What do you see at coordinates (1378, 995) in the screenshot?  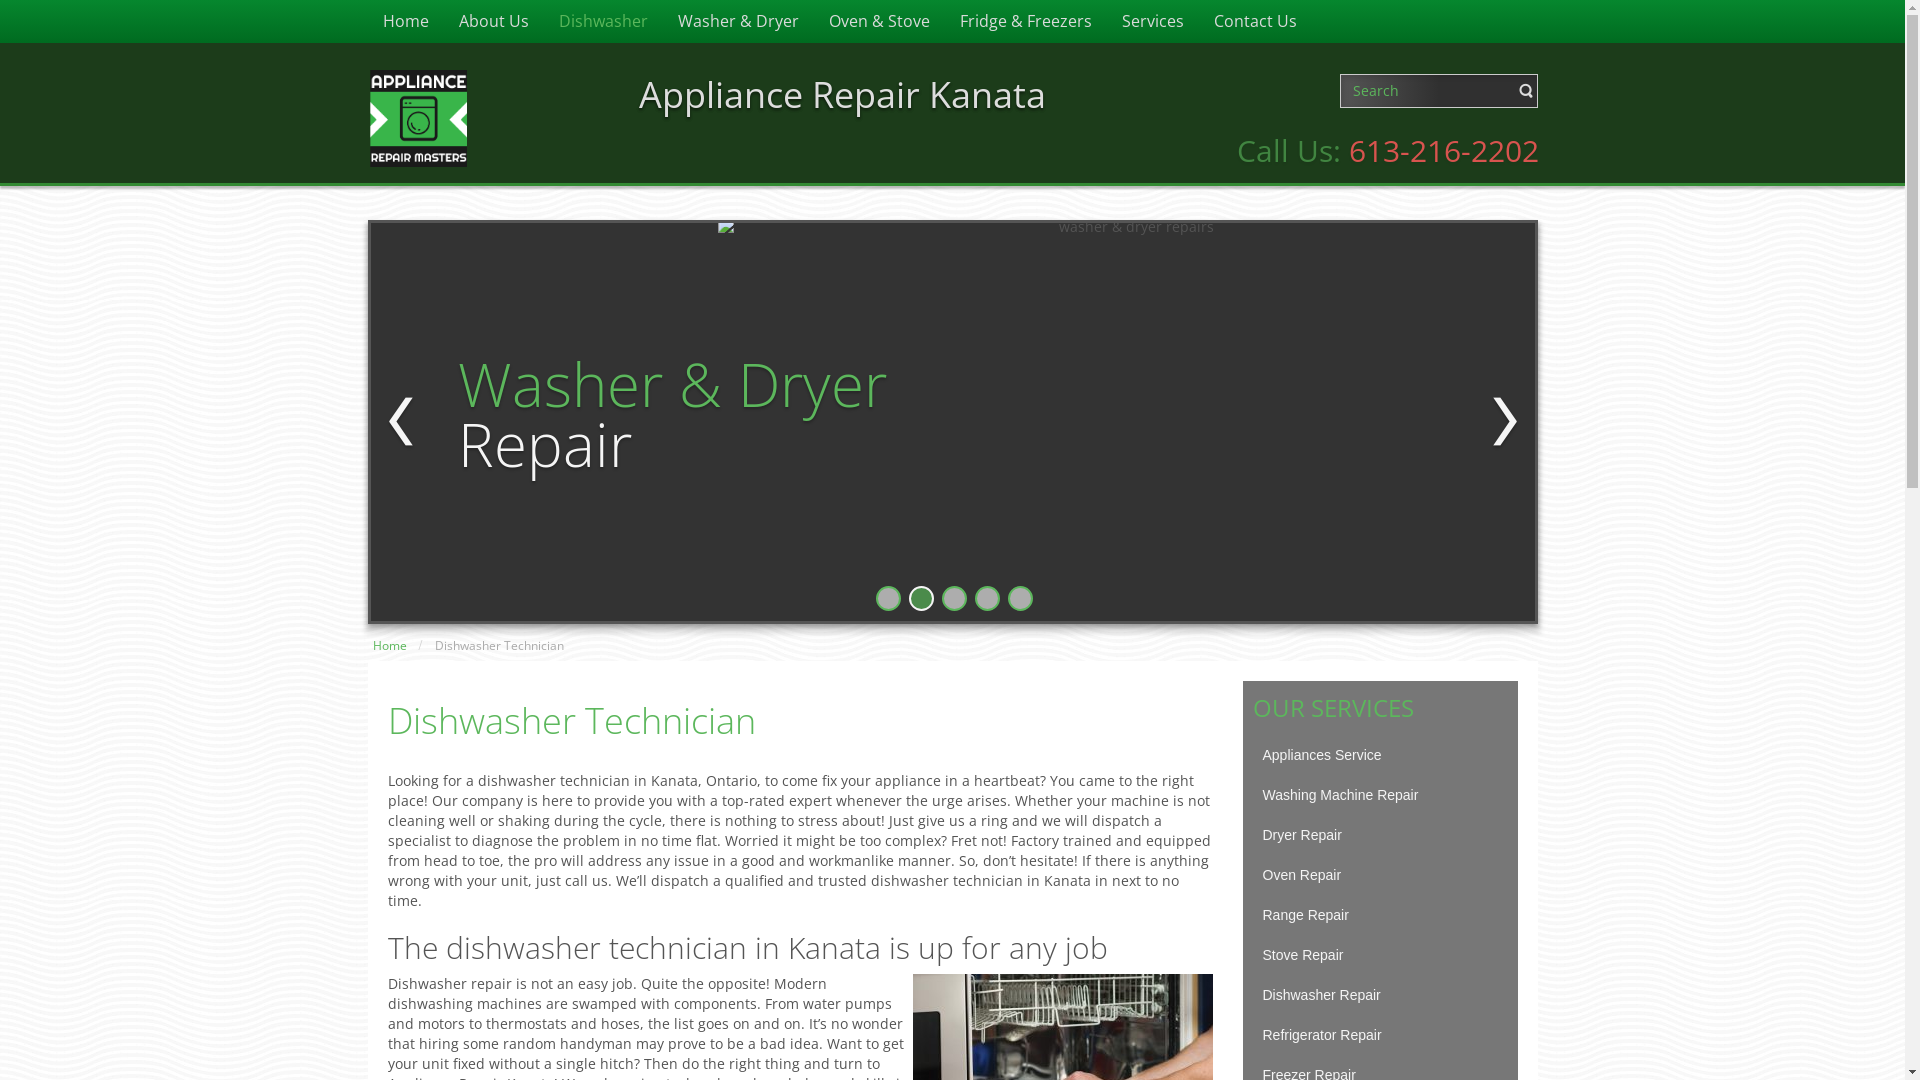 I see `'Dishwasher Repair'` at bounding box center [1378, 995].